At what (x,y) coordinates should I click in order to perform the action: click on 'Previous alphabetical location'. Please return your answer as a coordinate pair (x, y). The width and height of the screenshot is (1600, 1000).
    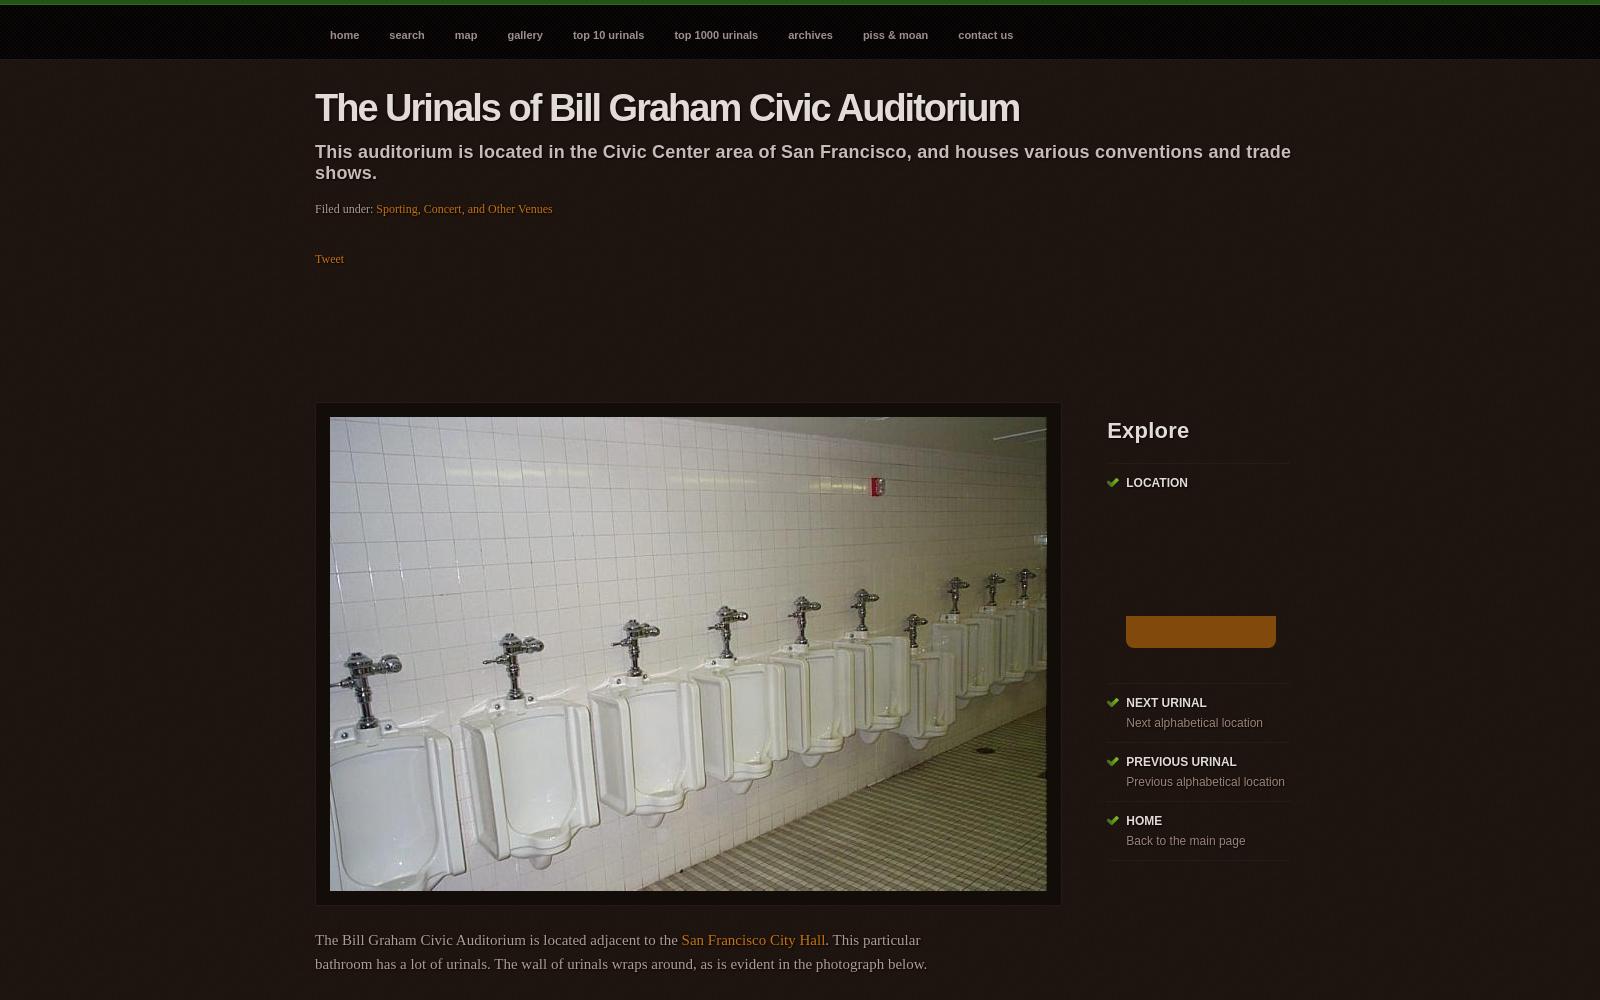
    Looking at the image, I should click on (1204, 781).